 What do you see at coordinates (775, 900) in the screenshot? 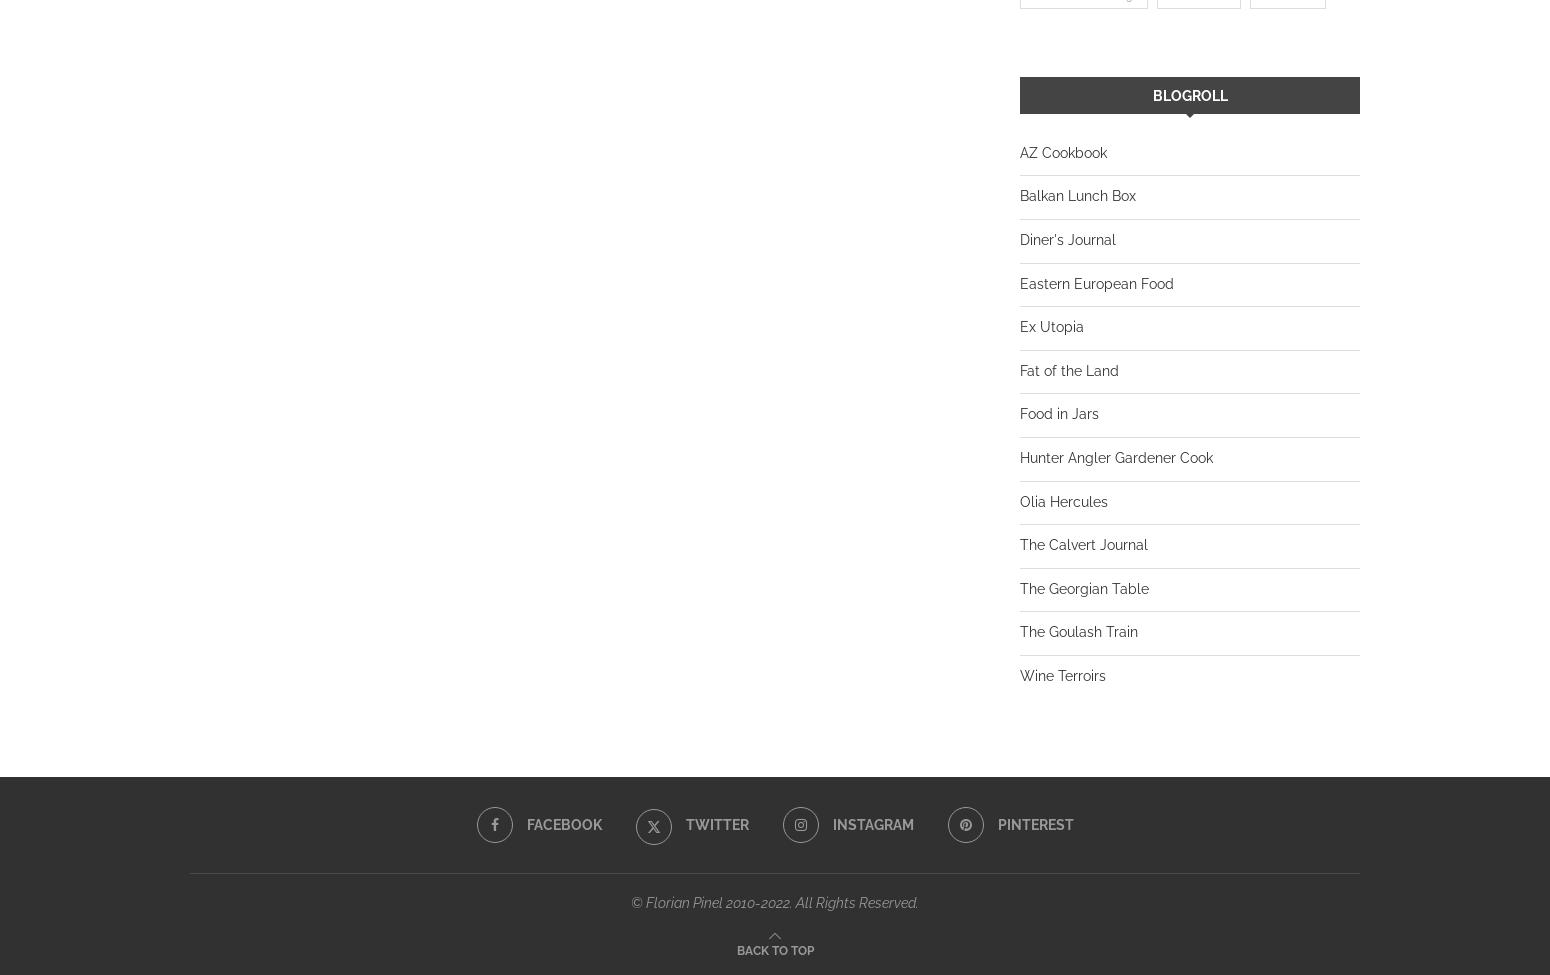
I see `'© Florian Pinel 2010-2022. All Rights Reserved.'` at bounding box center [775, 900].